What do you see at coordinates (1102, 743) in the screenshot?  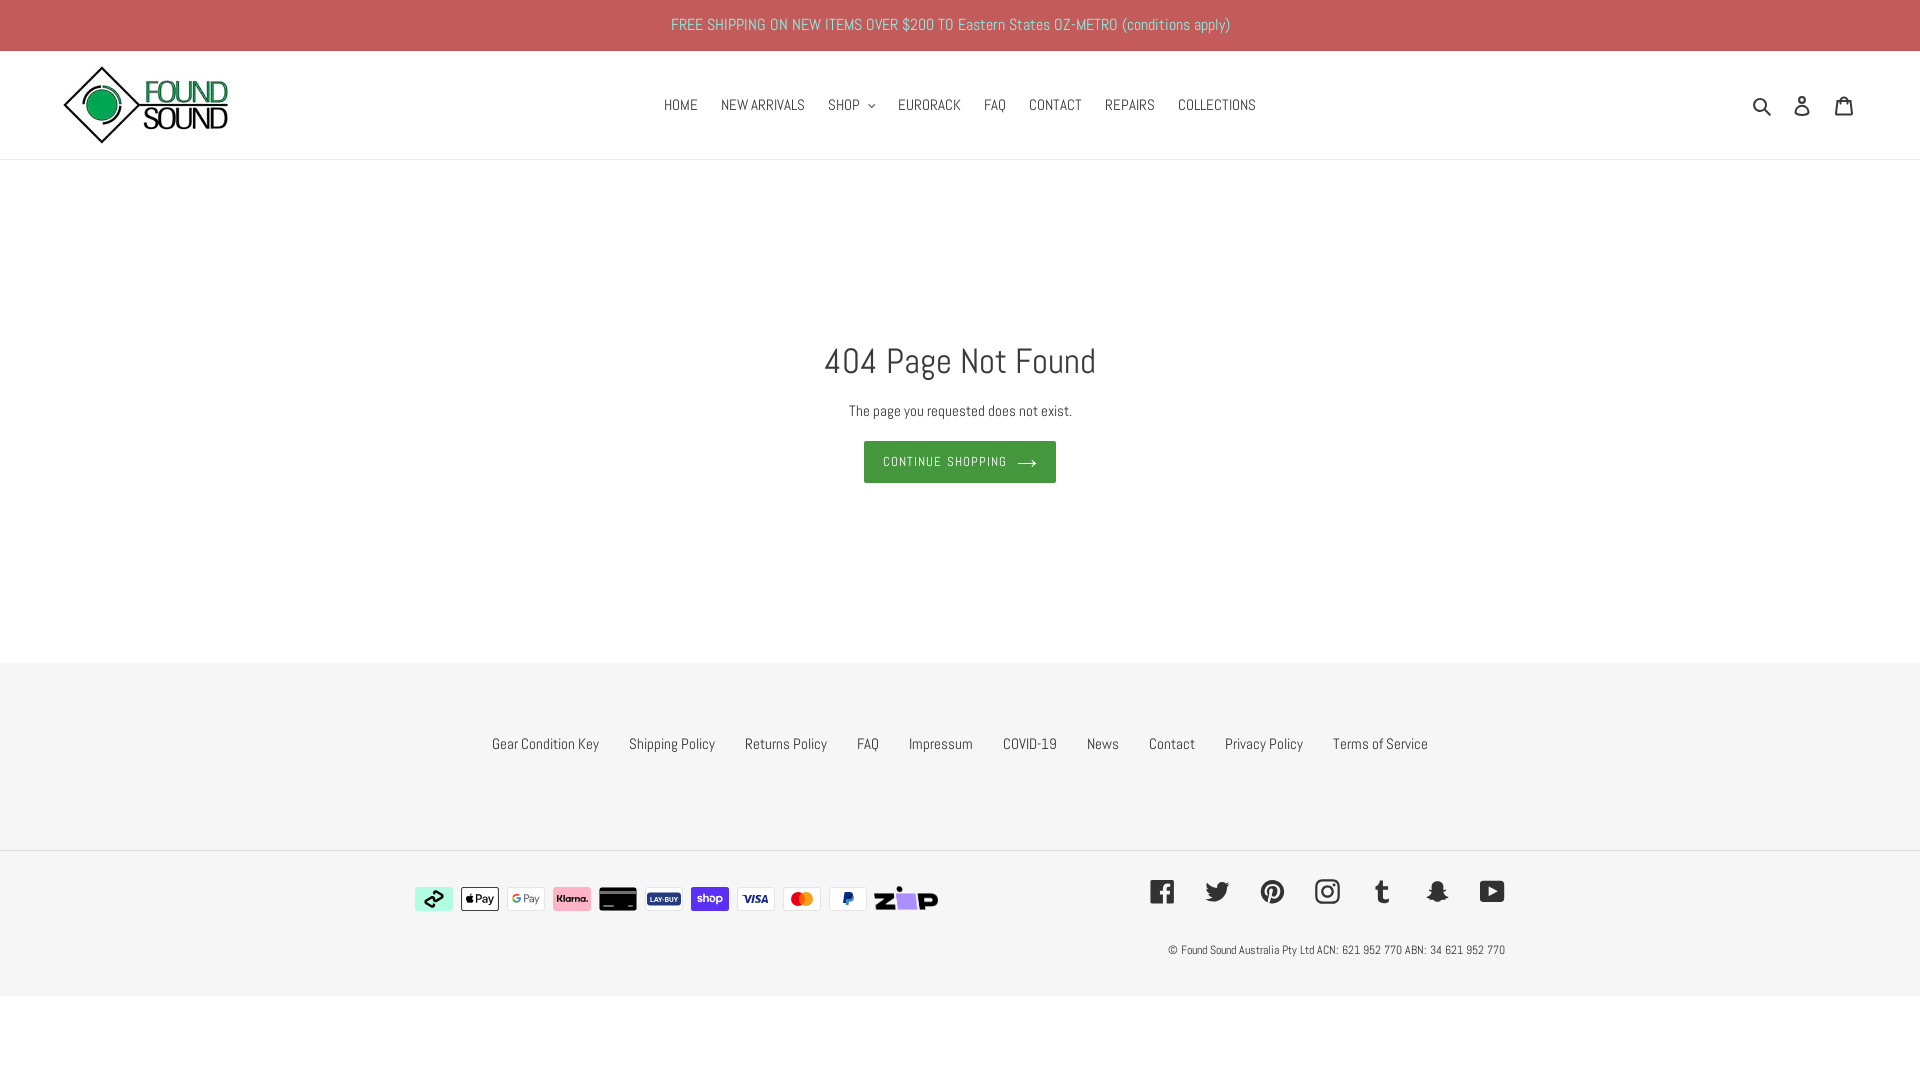 I see `'News'` at bounding box center [1102, 743].